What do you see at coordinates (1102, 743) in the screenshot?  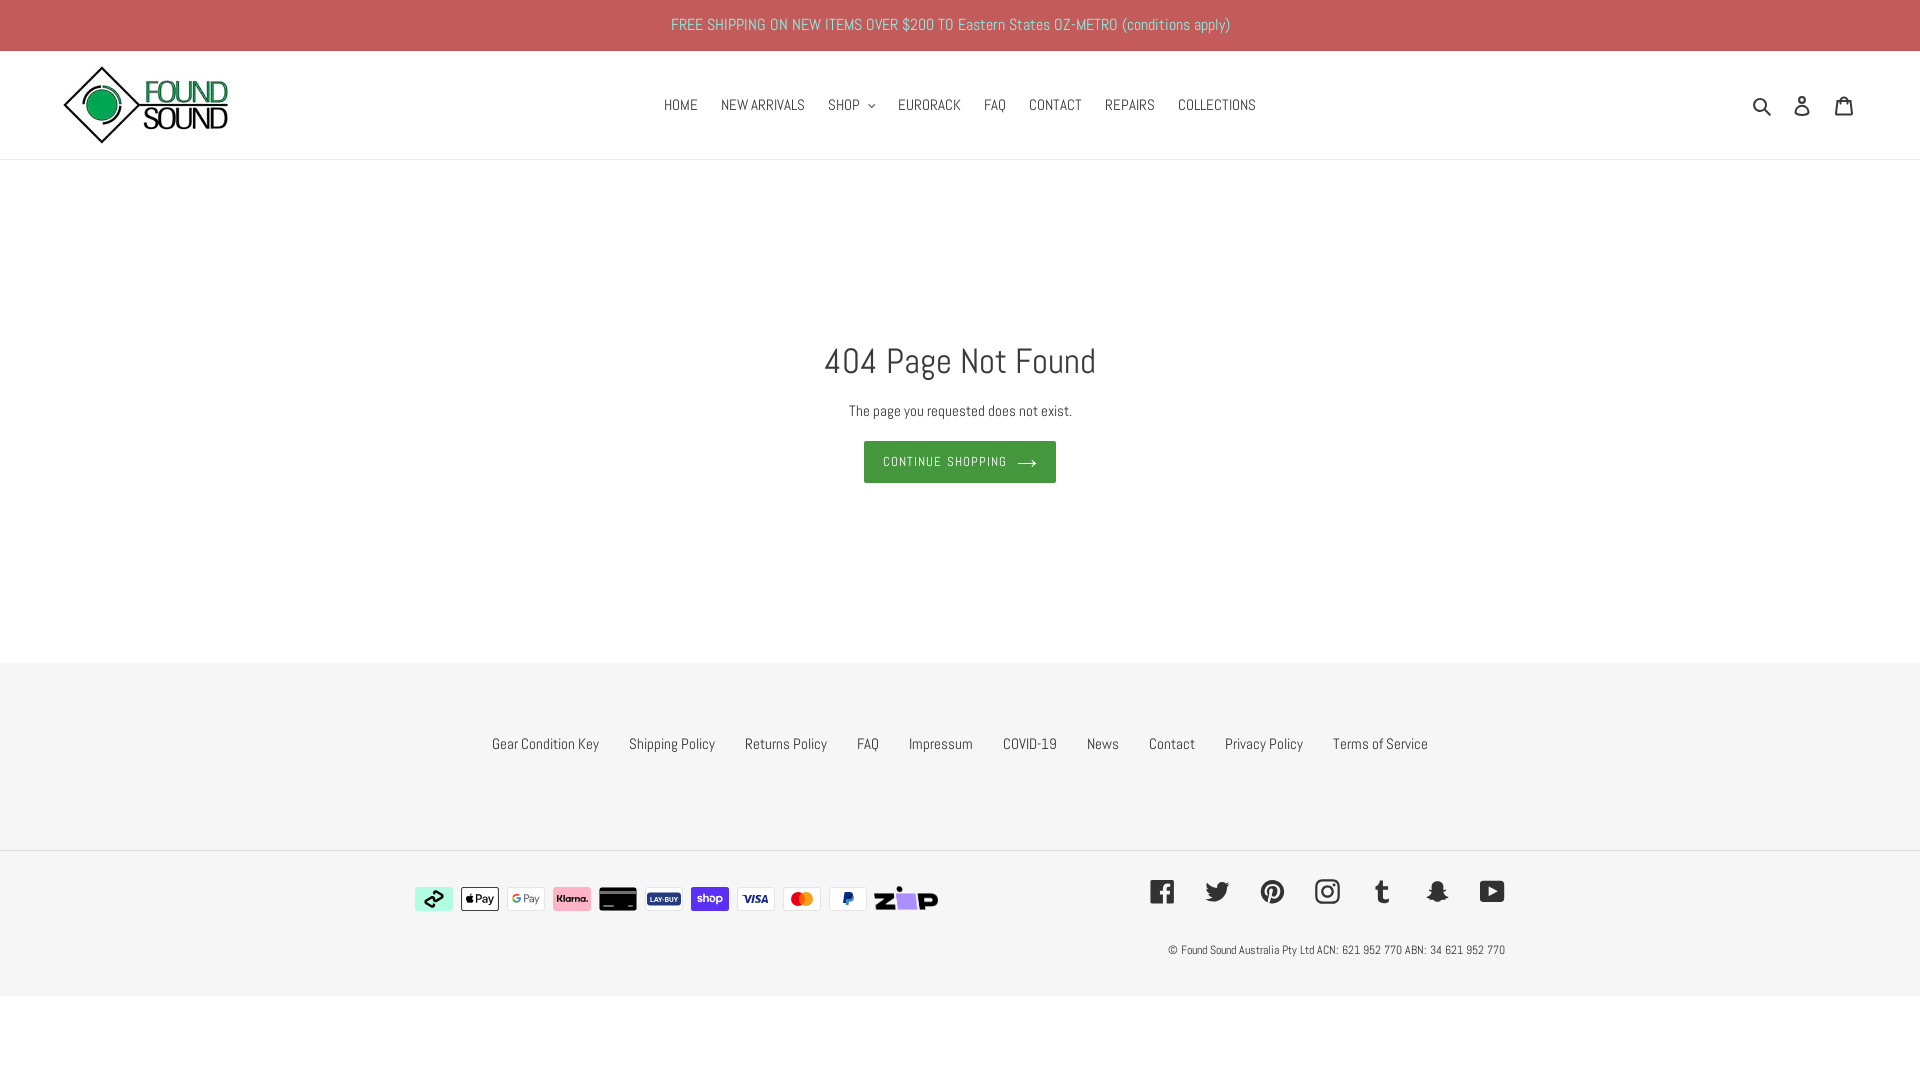 I see `'News'` at bounding box center [1102, 743].